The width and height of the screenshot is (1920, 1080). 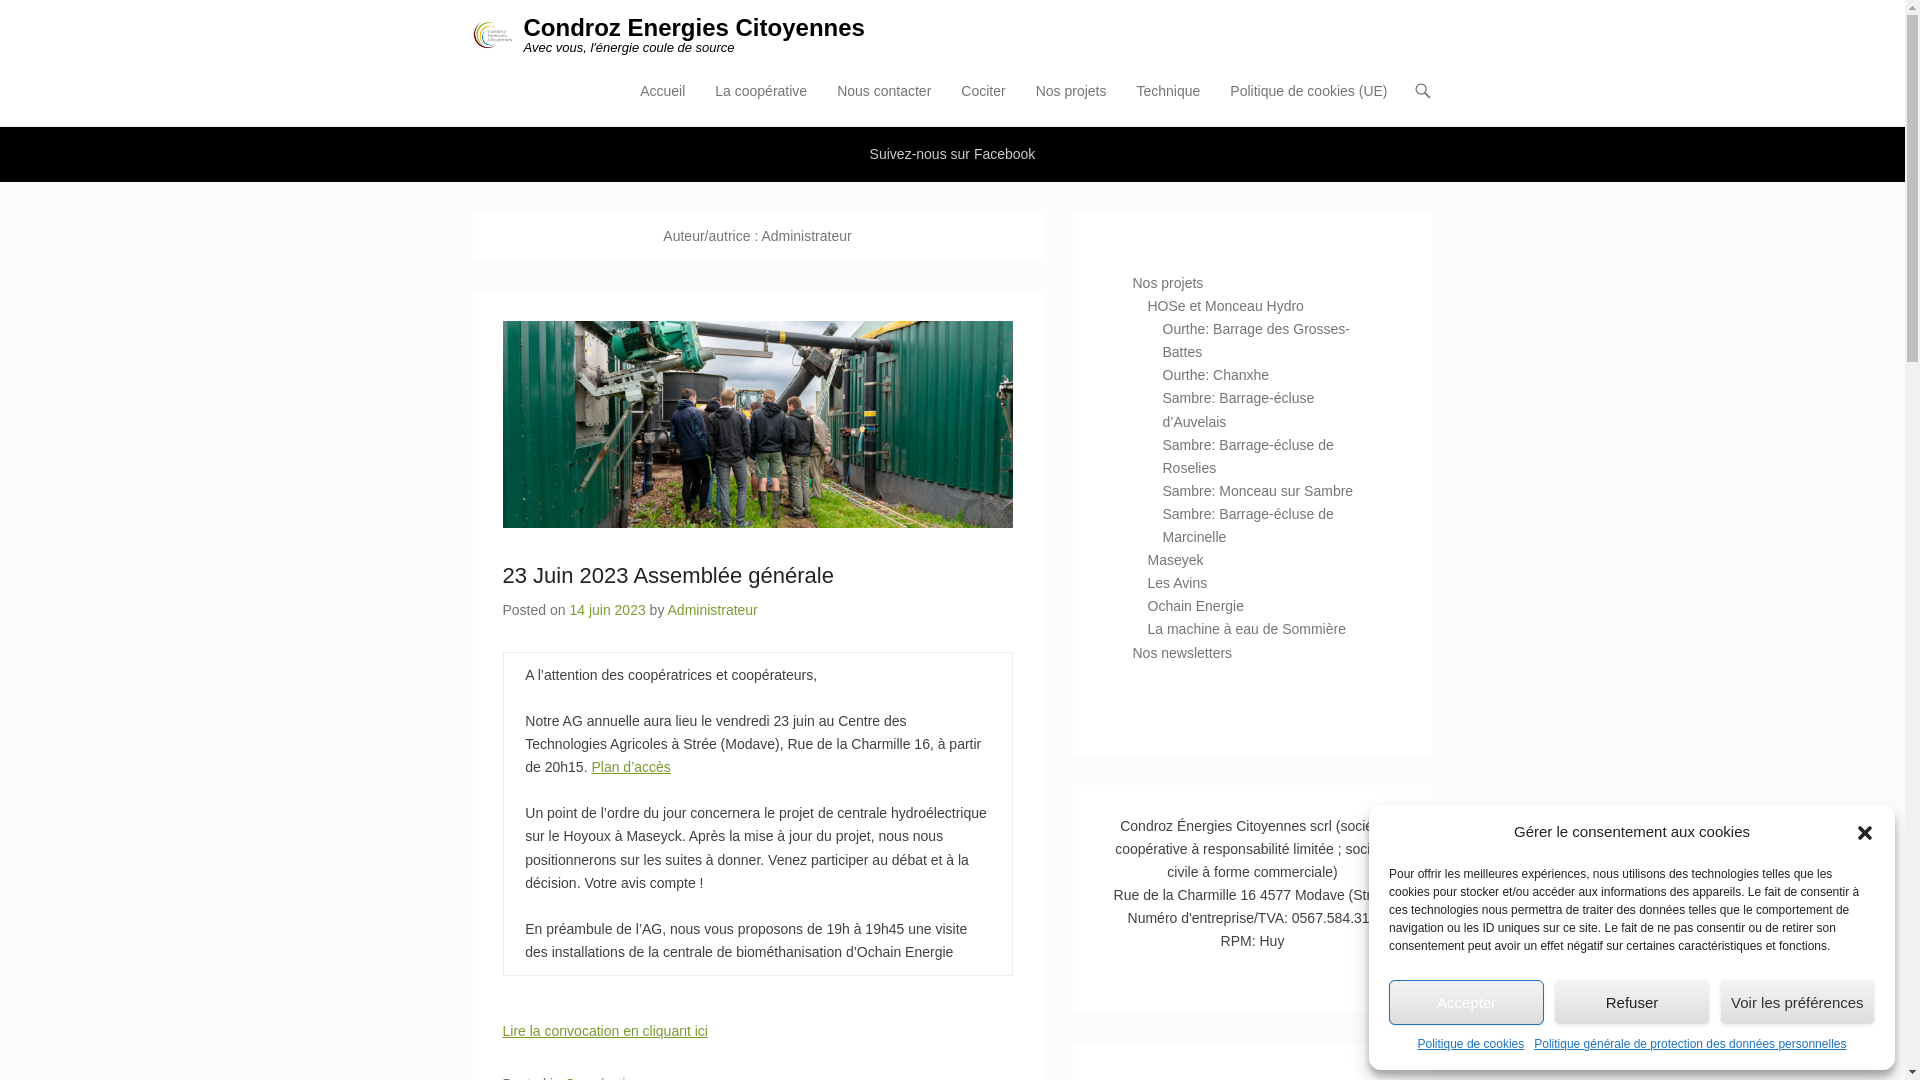 I want to click on 'Accepter', so click(x=1466, y=1002).